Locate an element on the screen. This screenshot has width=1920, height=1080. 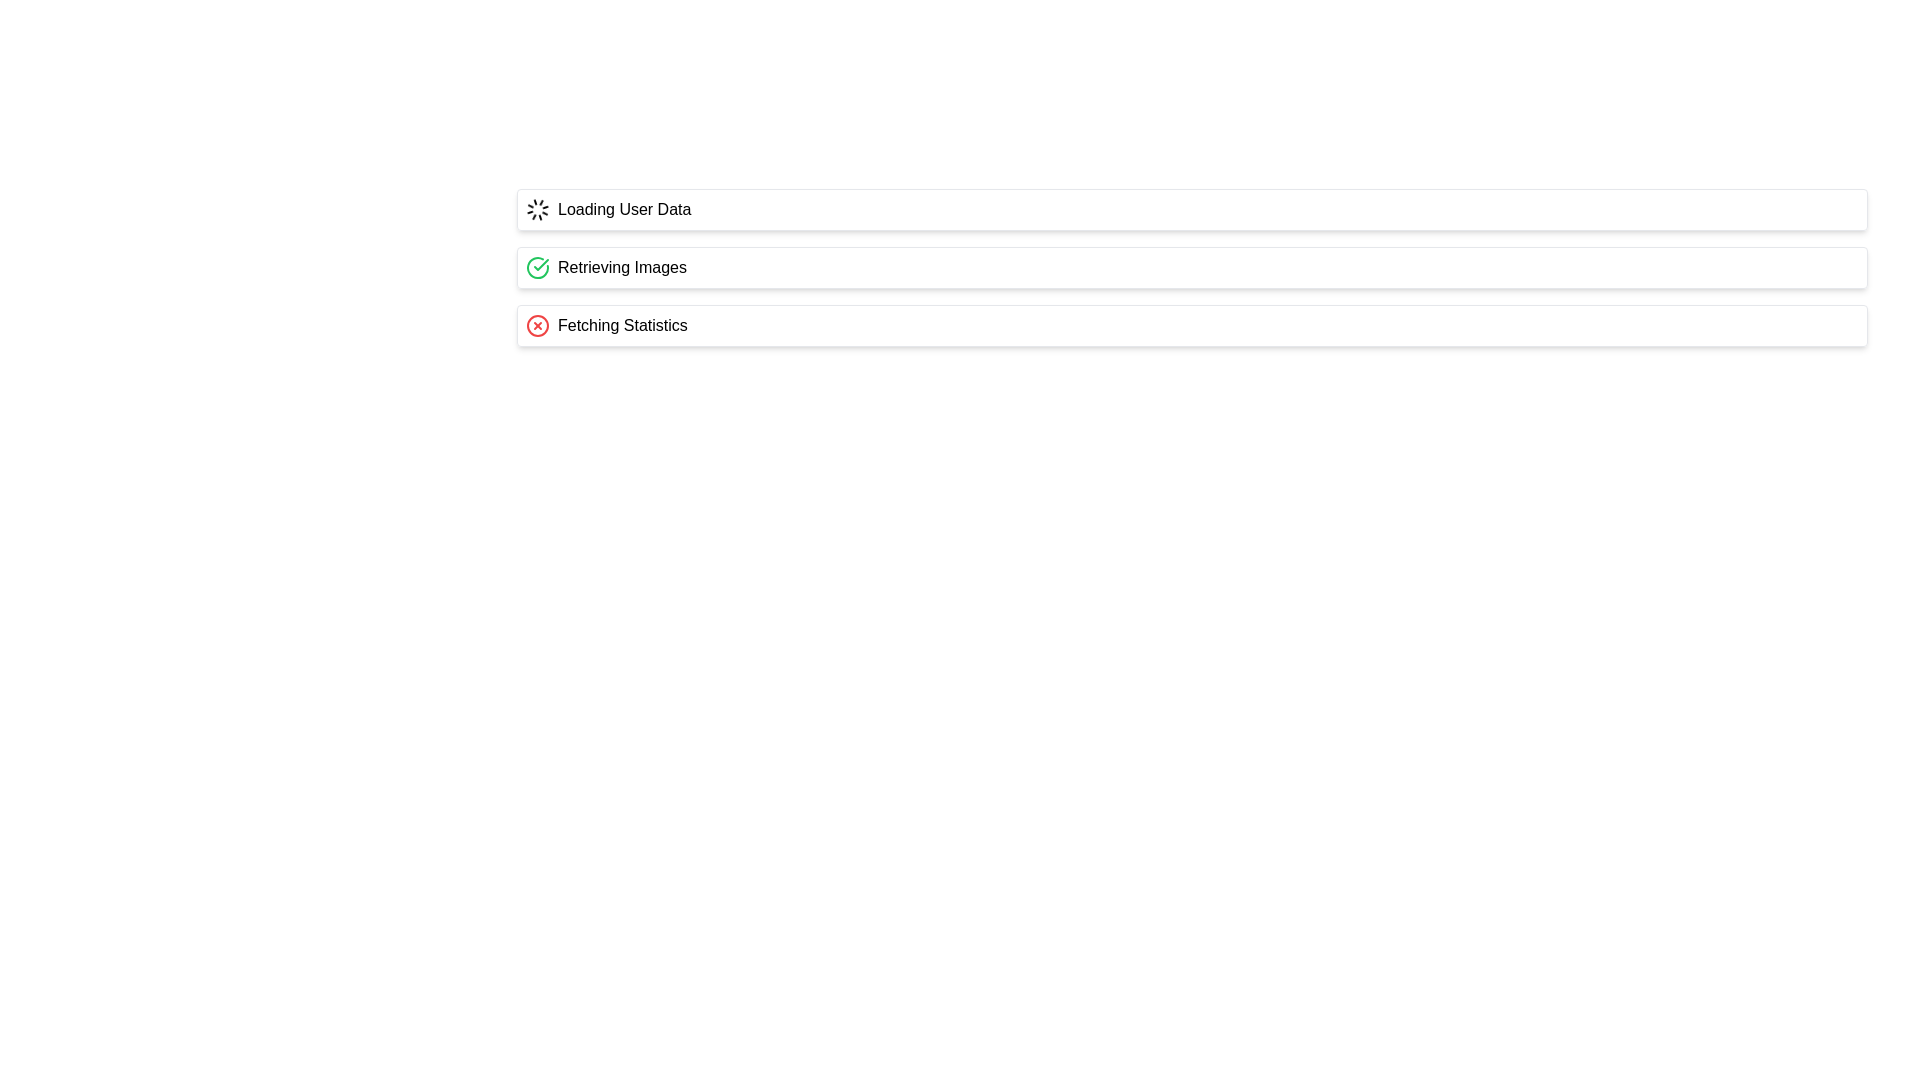
the Status display row element, which is the second in a vertically-stacked list, positioned below 'Loading User Data' and above 'Fetching Statistics' is located at coordinates (1192, 266).